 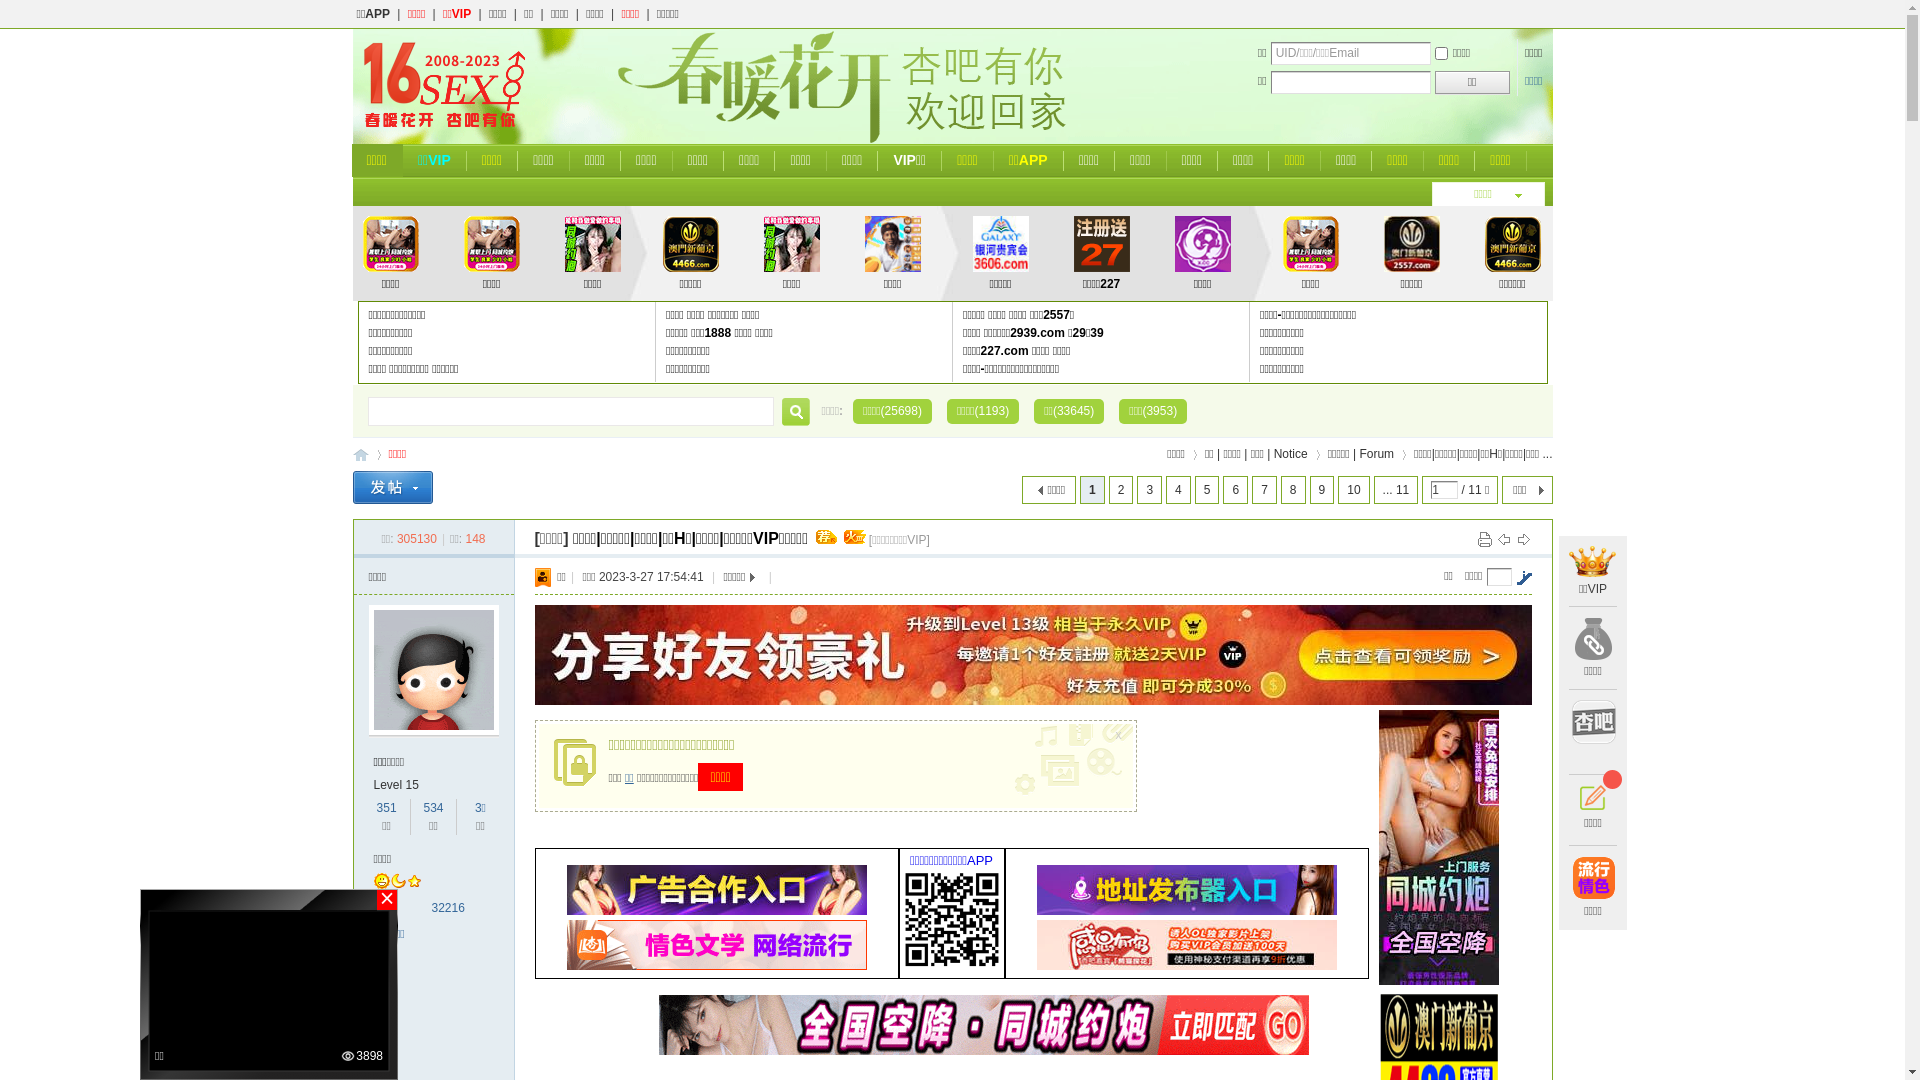 I want to click on 'Level 15', so click(x=396, y=784).